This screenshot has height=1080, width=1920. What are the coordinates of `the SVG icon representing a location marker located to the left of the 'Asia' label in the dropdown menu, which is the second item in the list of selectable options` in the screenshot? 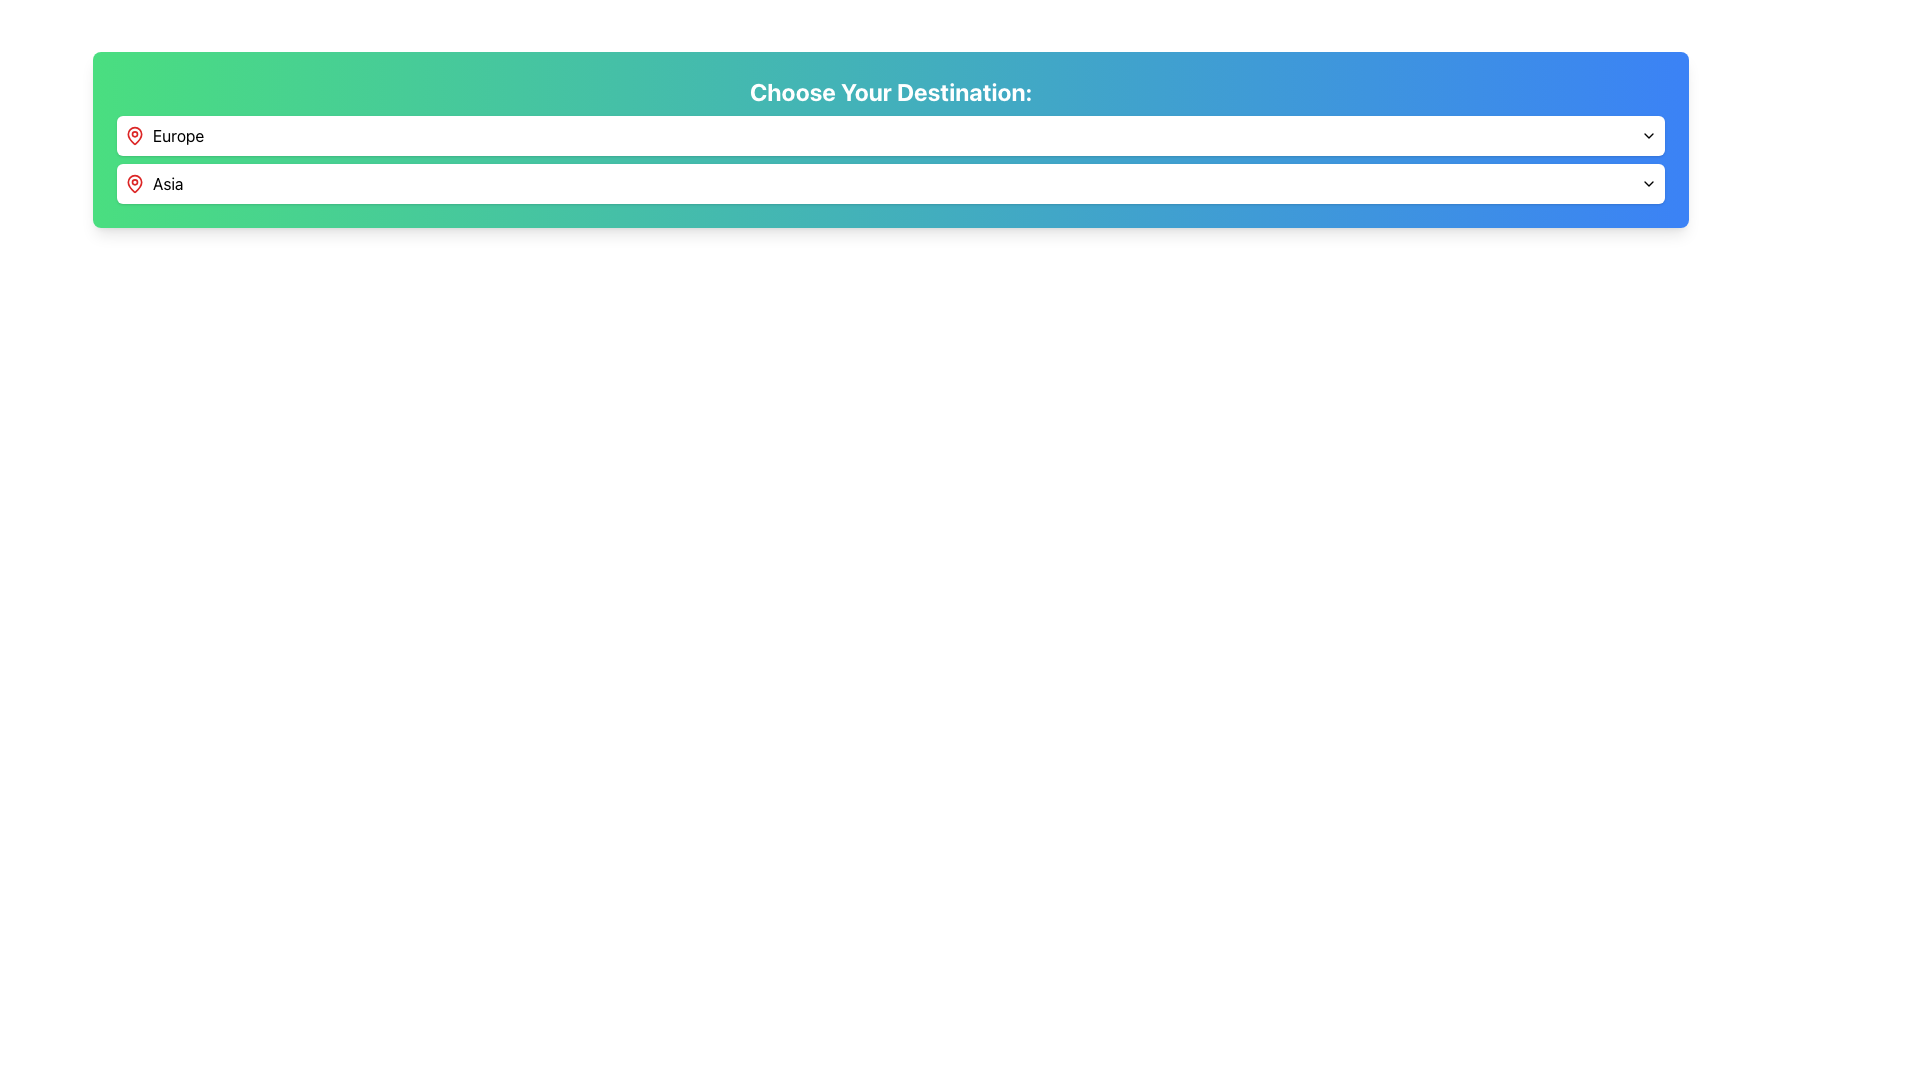 It's located at (133, 184).